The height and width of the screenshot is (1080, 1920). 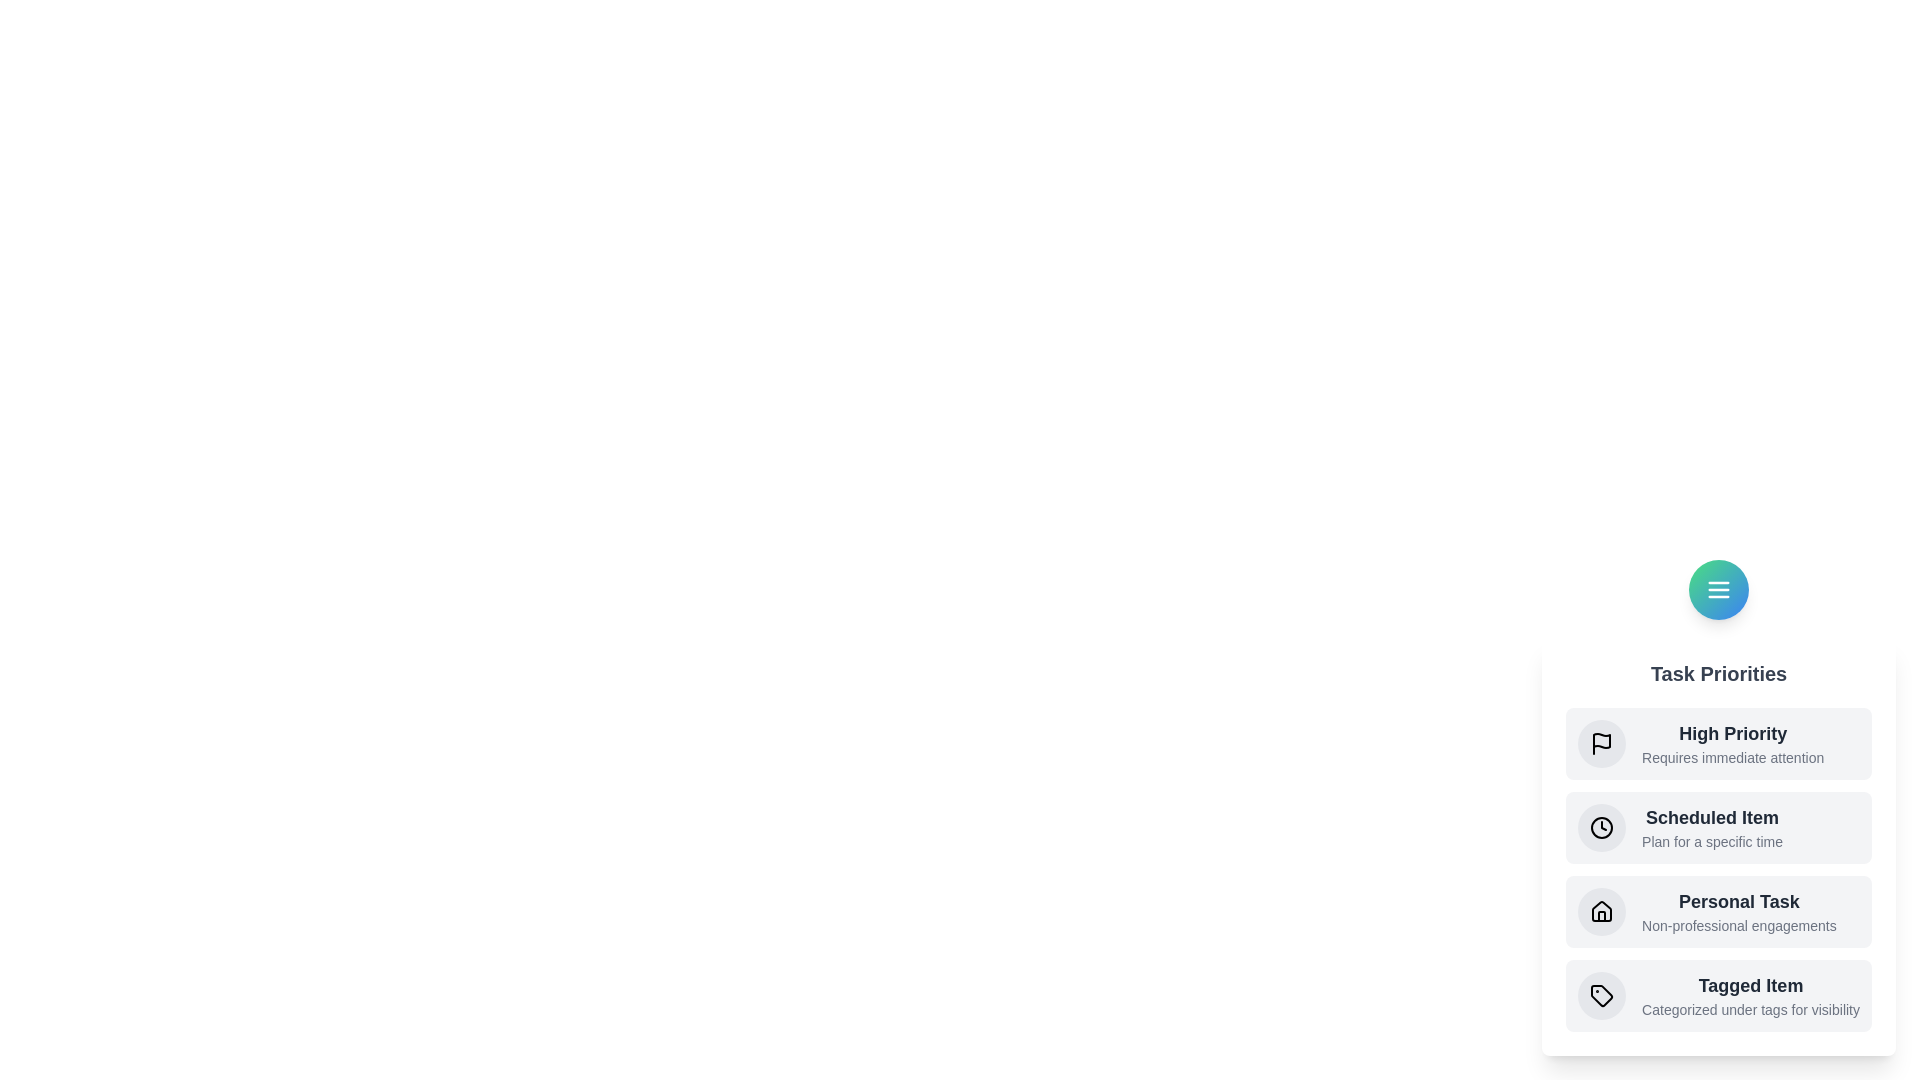 What do you see at coordinates (1717, 995) in the screenshot?
I see `the priority item Tagged Item to read its description` at bounding box center [1717, 995].